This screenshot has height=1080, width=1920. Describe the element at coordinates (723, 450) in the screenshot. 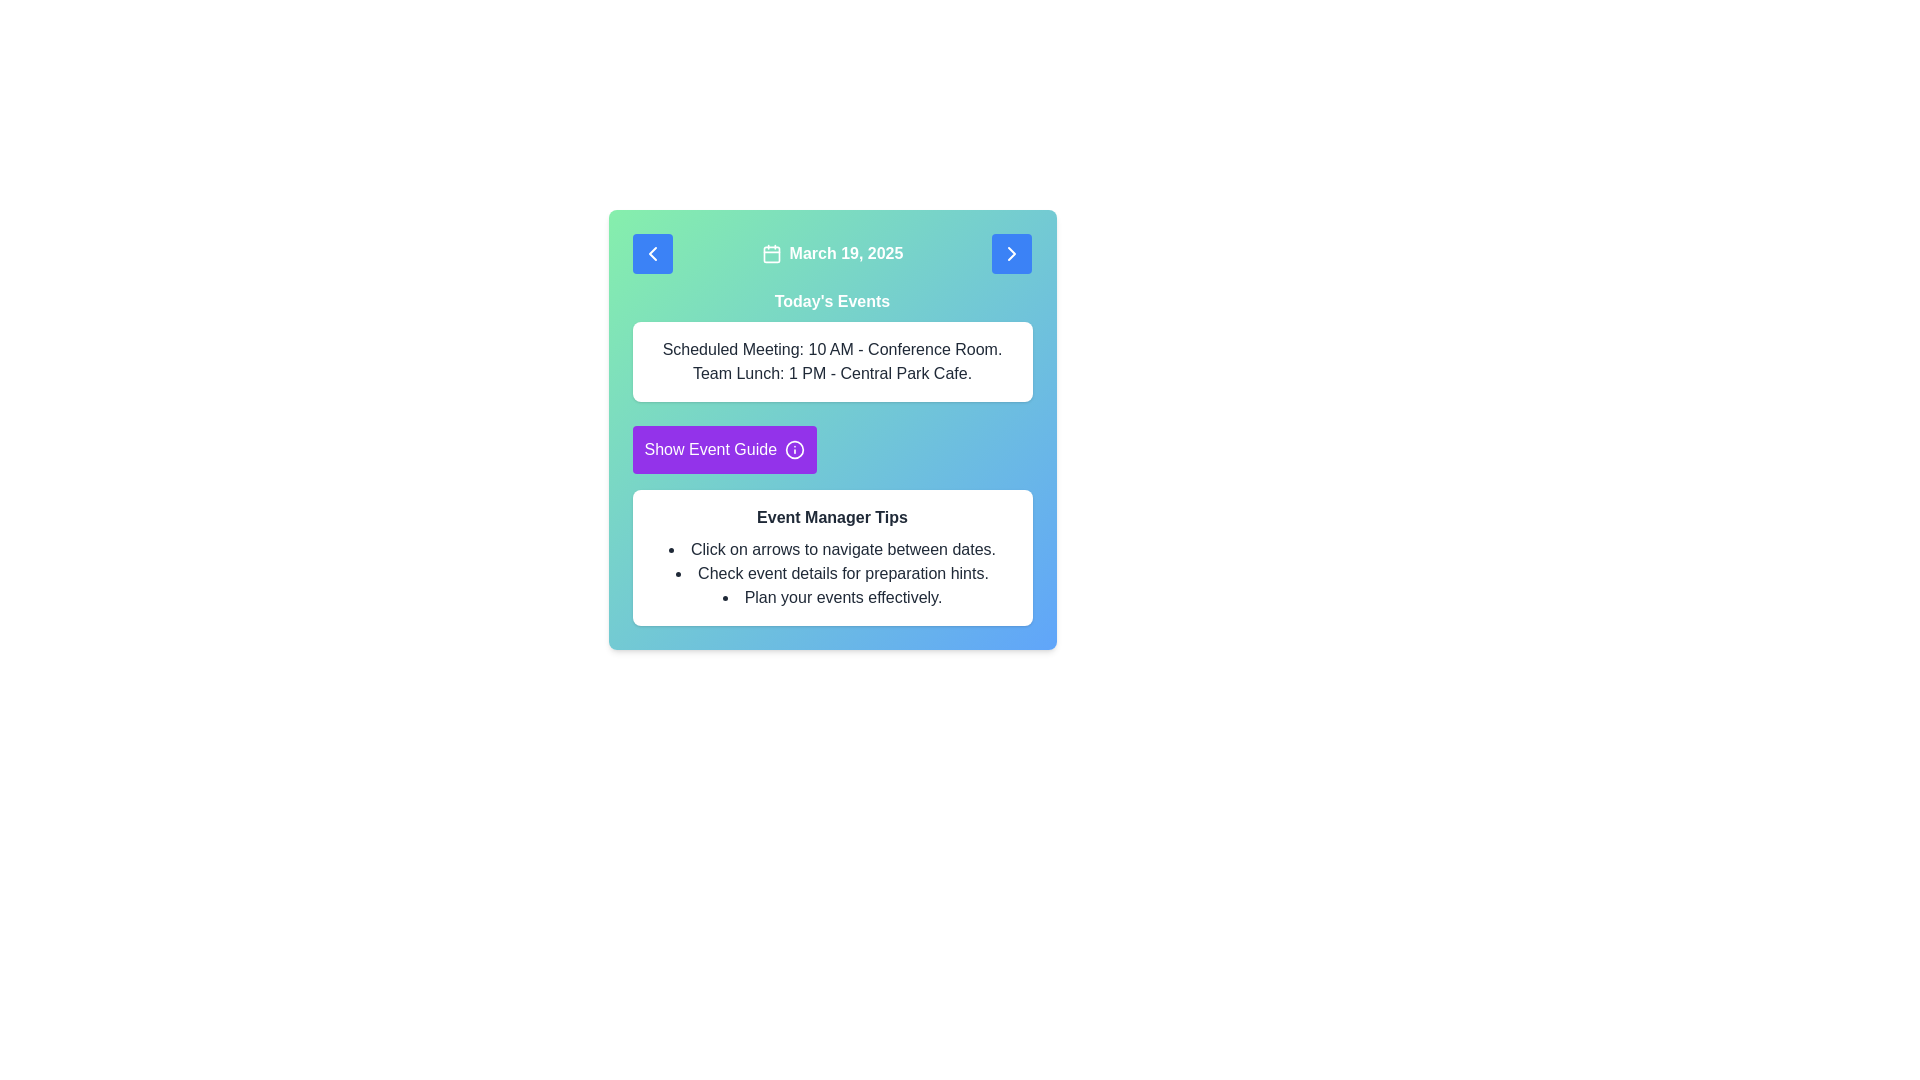

I see `the 'Show Event Guide' button, which has a purple background and is positioned below the 'Today's Events' text block` at that location.